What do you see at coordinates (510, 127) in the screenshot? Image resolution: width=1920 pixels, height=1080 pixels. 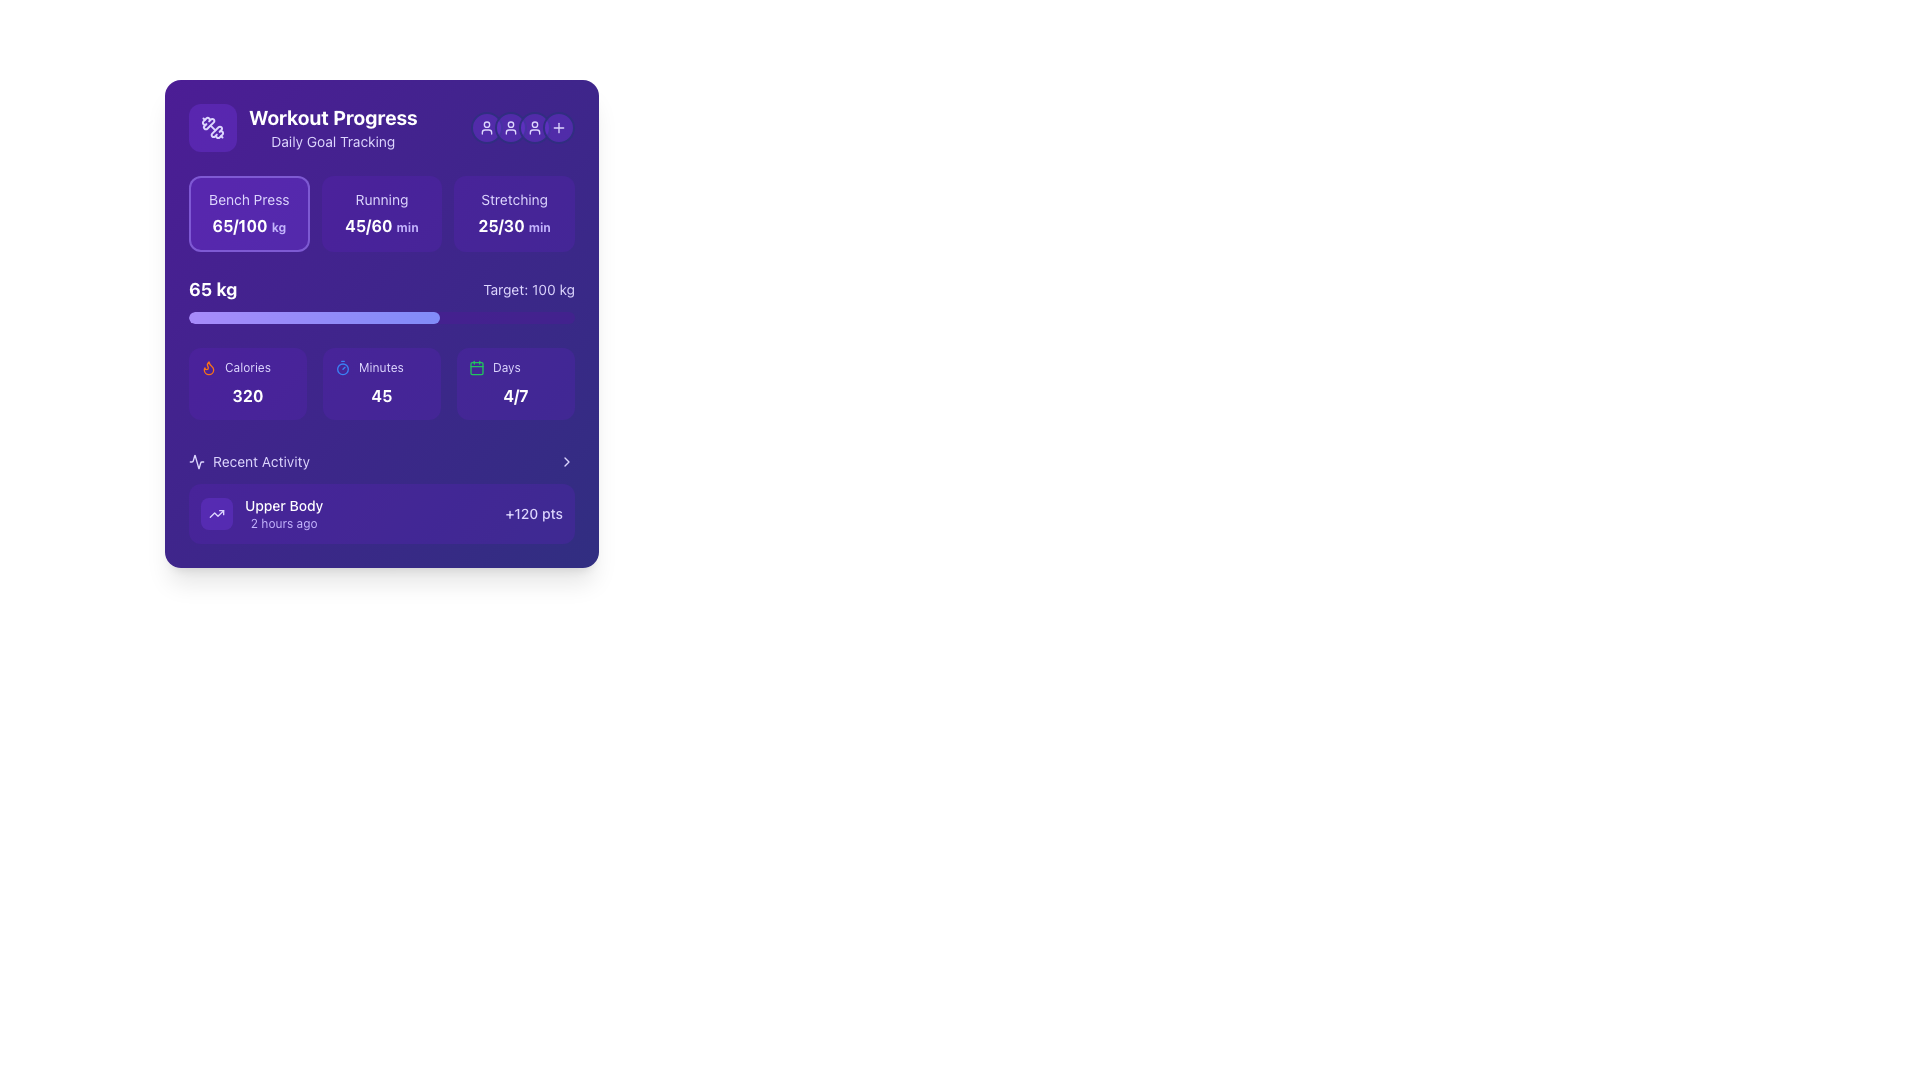 I see `the small user icon (SVG graphic) with a light violet color, located in the top-right corner of the 'Workout Progress' card, which is the second icon from the left` at bounding box center [510, 127].